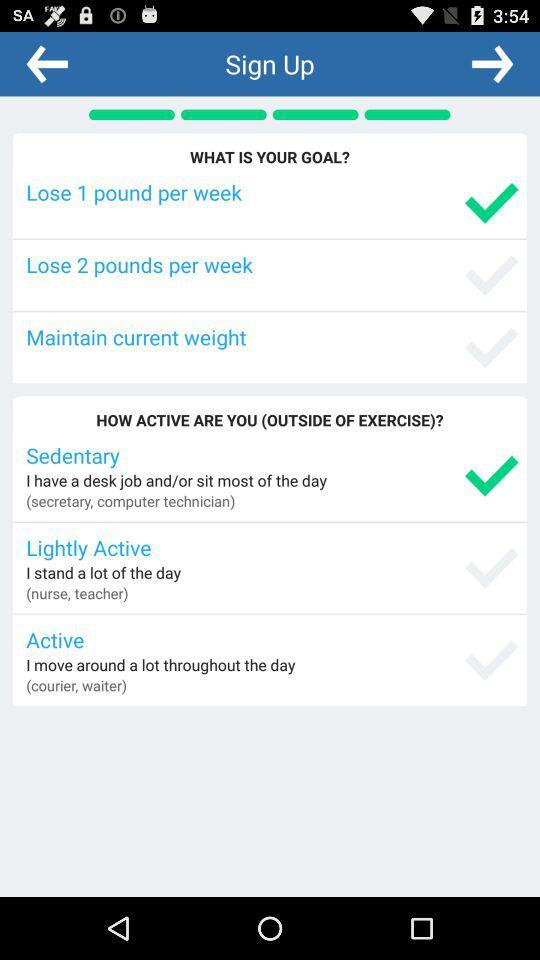 The image size is (540, 960). Describe the element at coordinates (47, 63) in the screenshot. I see `icon above the what is your app` at that location.